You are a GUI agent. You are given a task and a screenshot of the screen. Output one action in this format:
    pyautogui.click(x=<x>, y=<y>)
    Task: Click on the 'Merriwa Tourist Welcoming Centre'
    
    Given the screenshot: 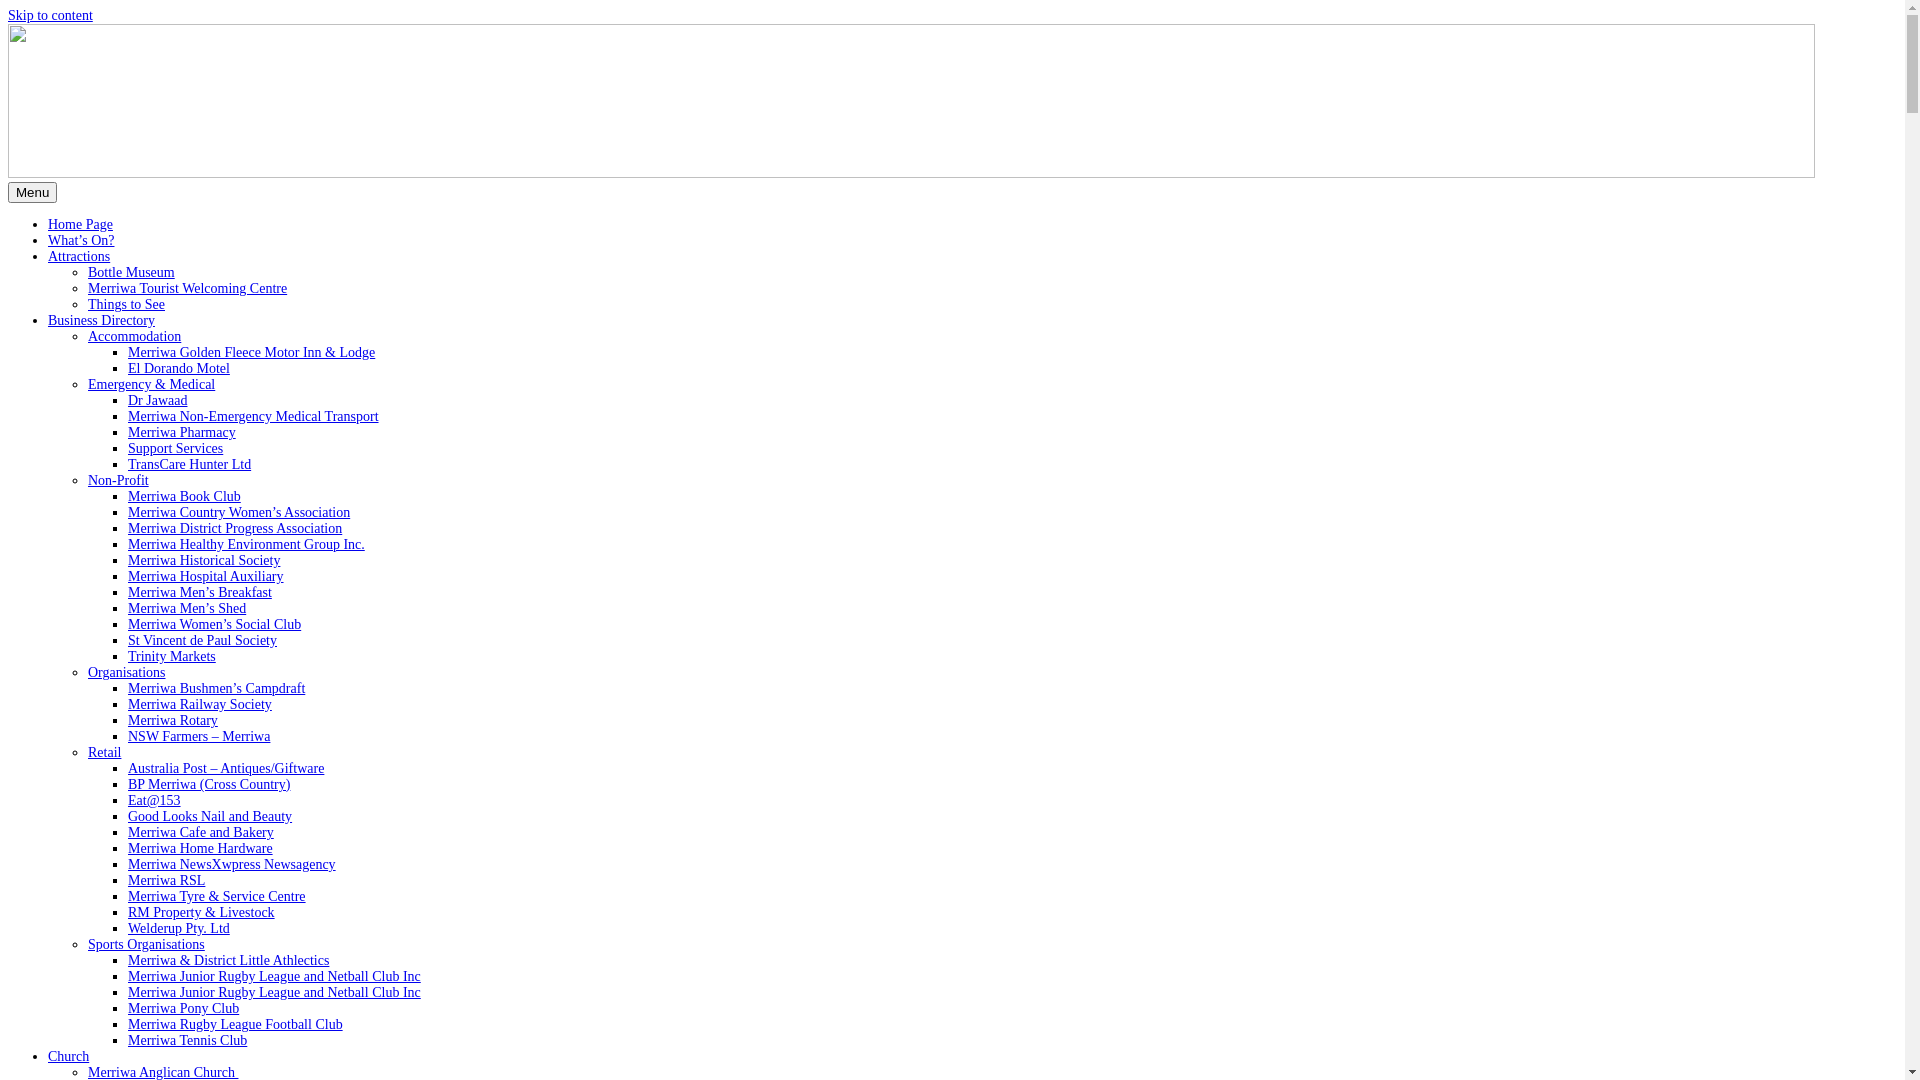 What is the action you would take?
    pyautogui.click(x=187, y=288)
    